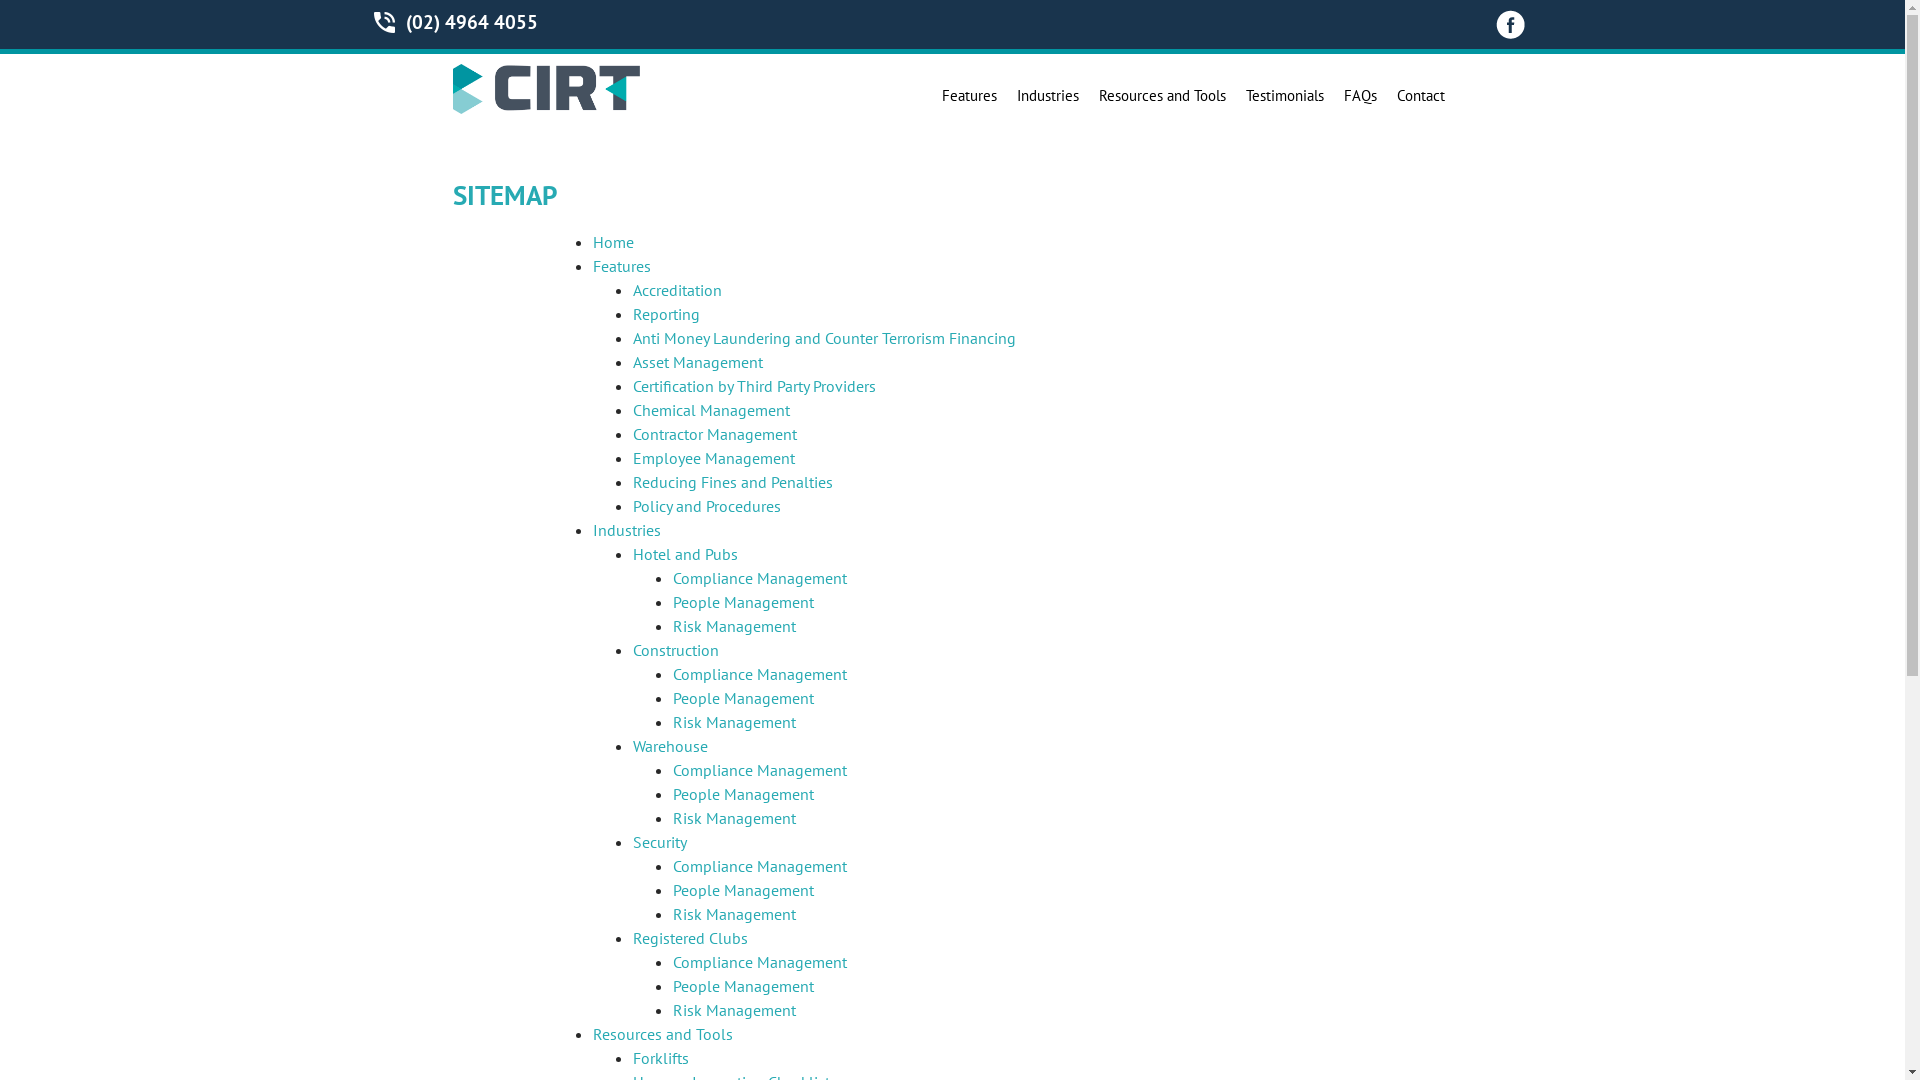  What do you see at coordinates (714, 433) in the screenshot?
I see `'Contractor Management'` at bounding box center [714, 433].